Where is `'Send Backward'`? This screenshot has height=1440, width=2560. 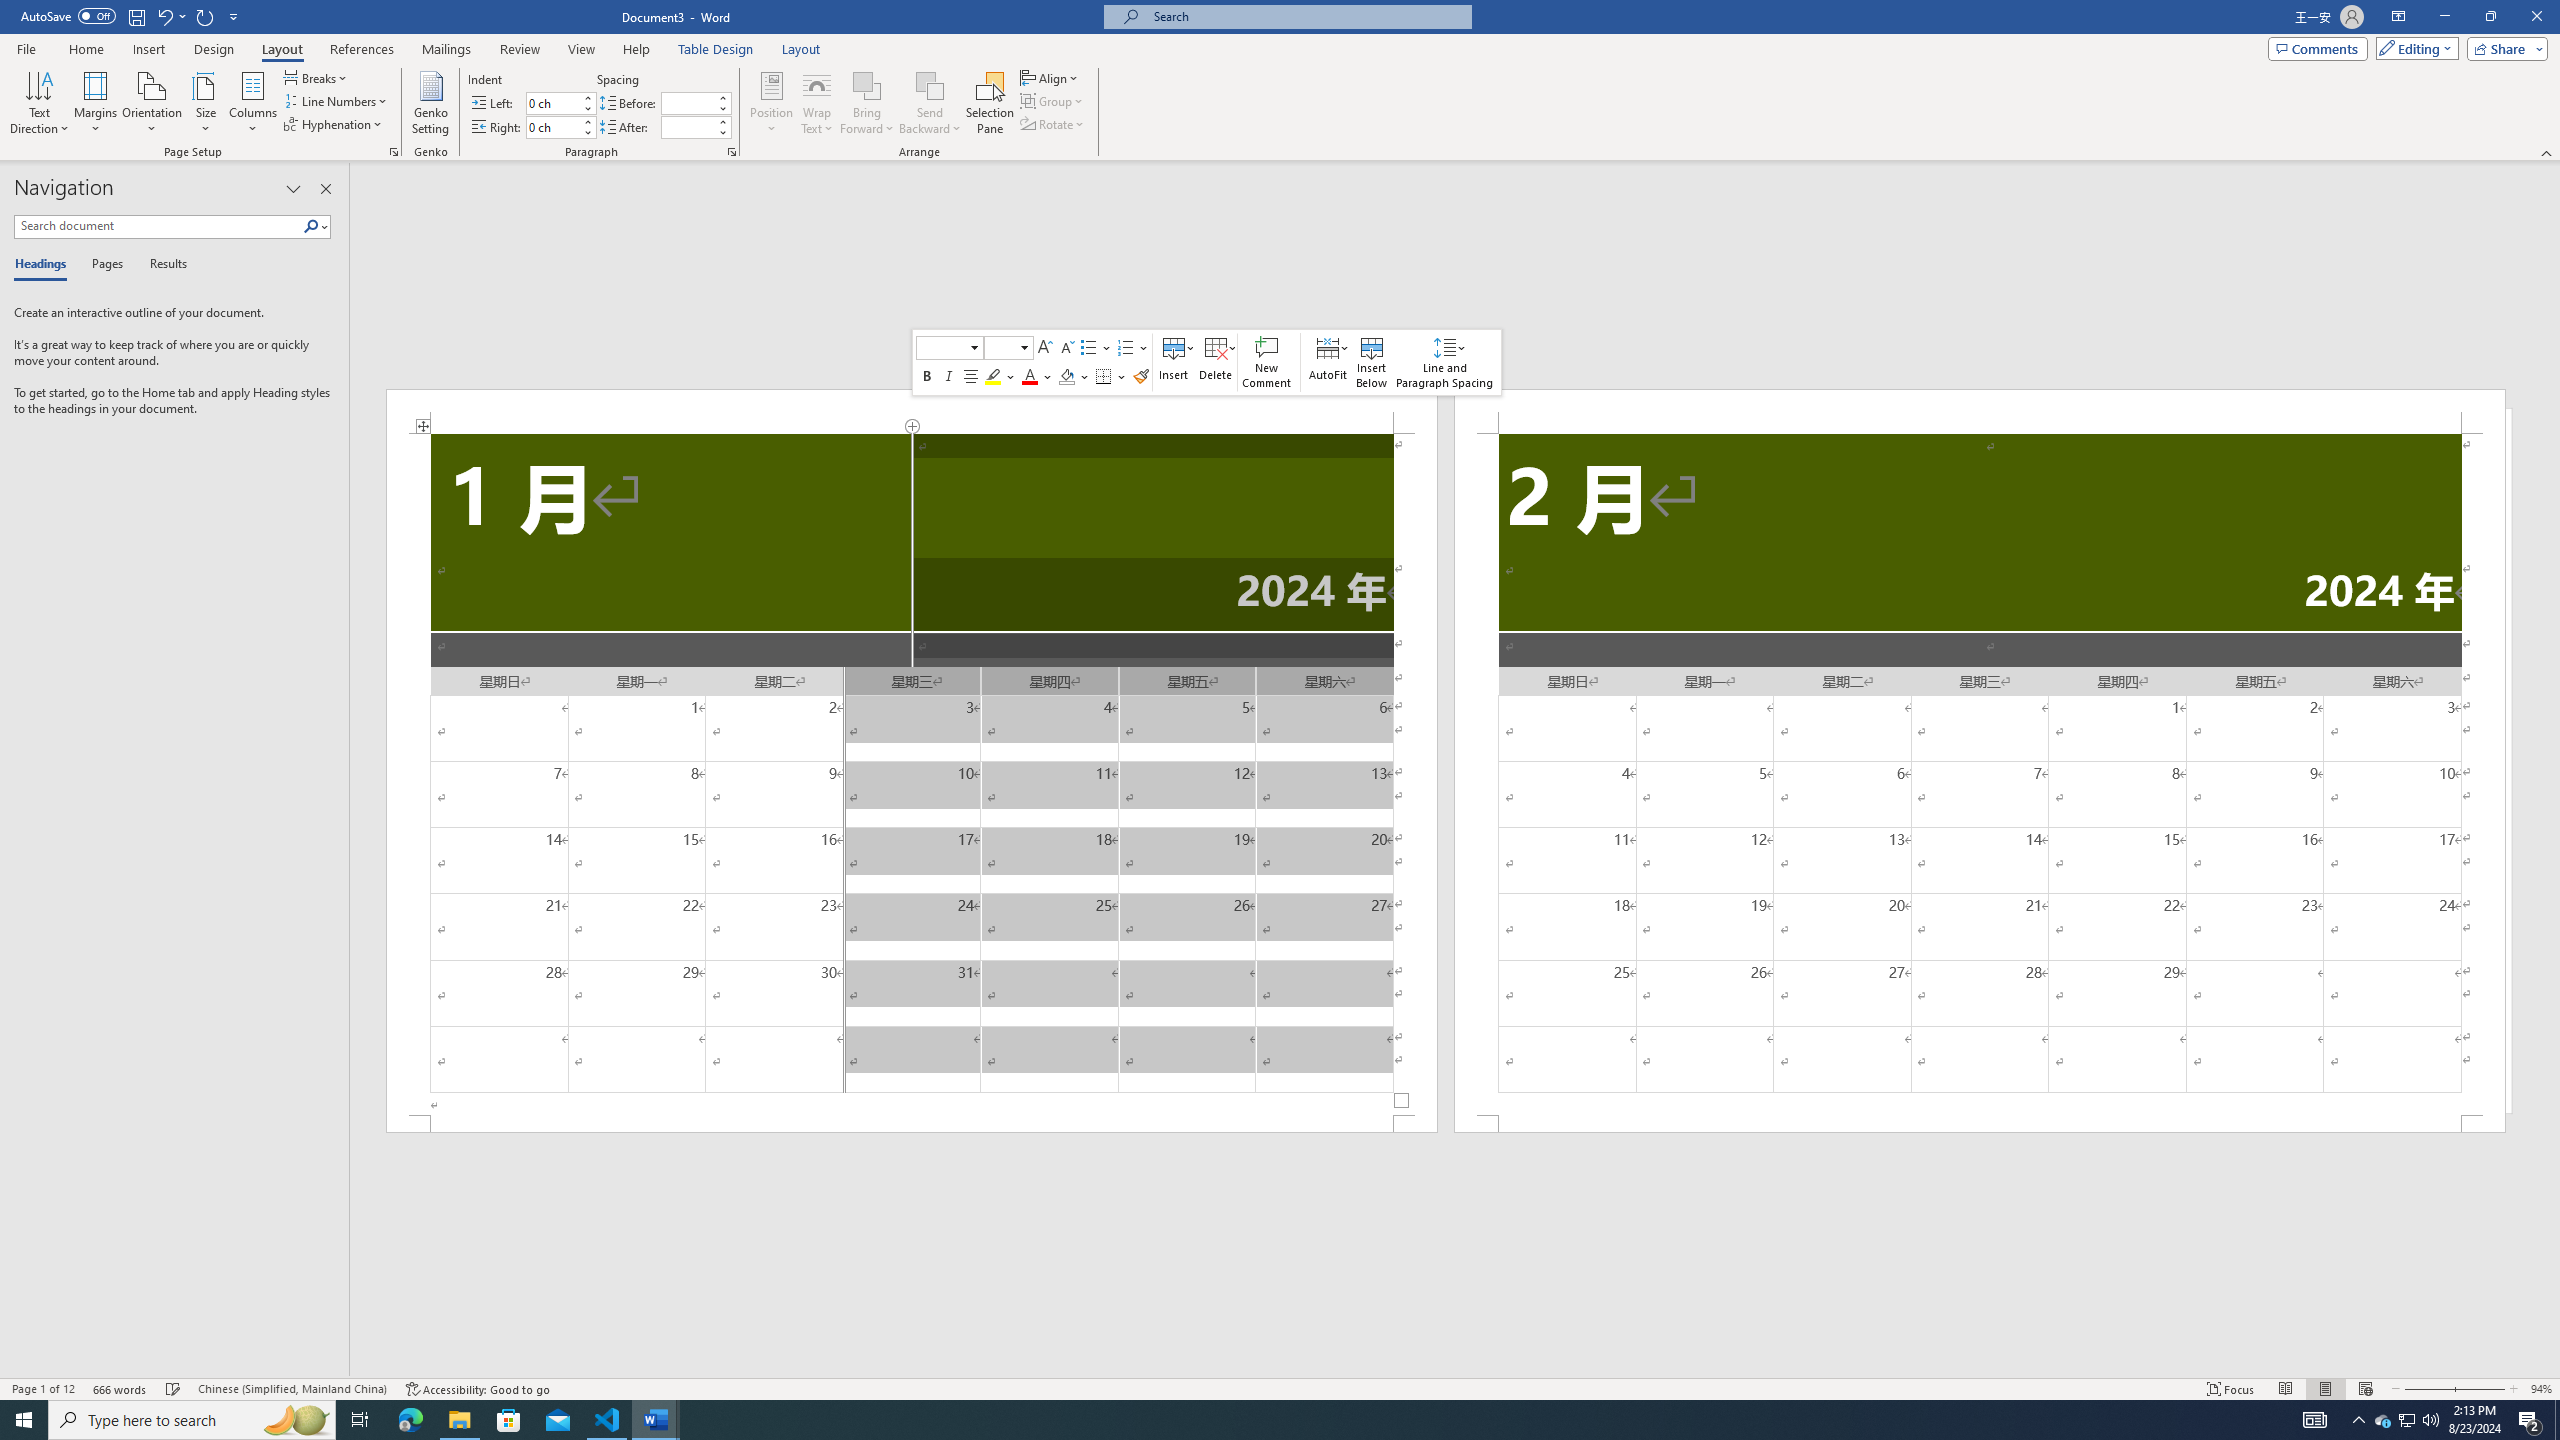 'Send Backward' is located at coordinates (929, 103).